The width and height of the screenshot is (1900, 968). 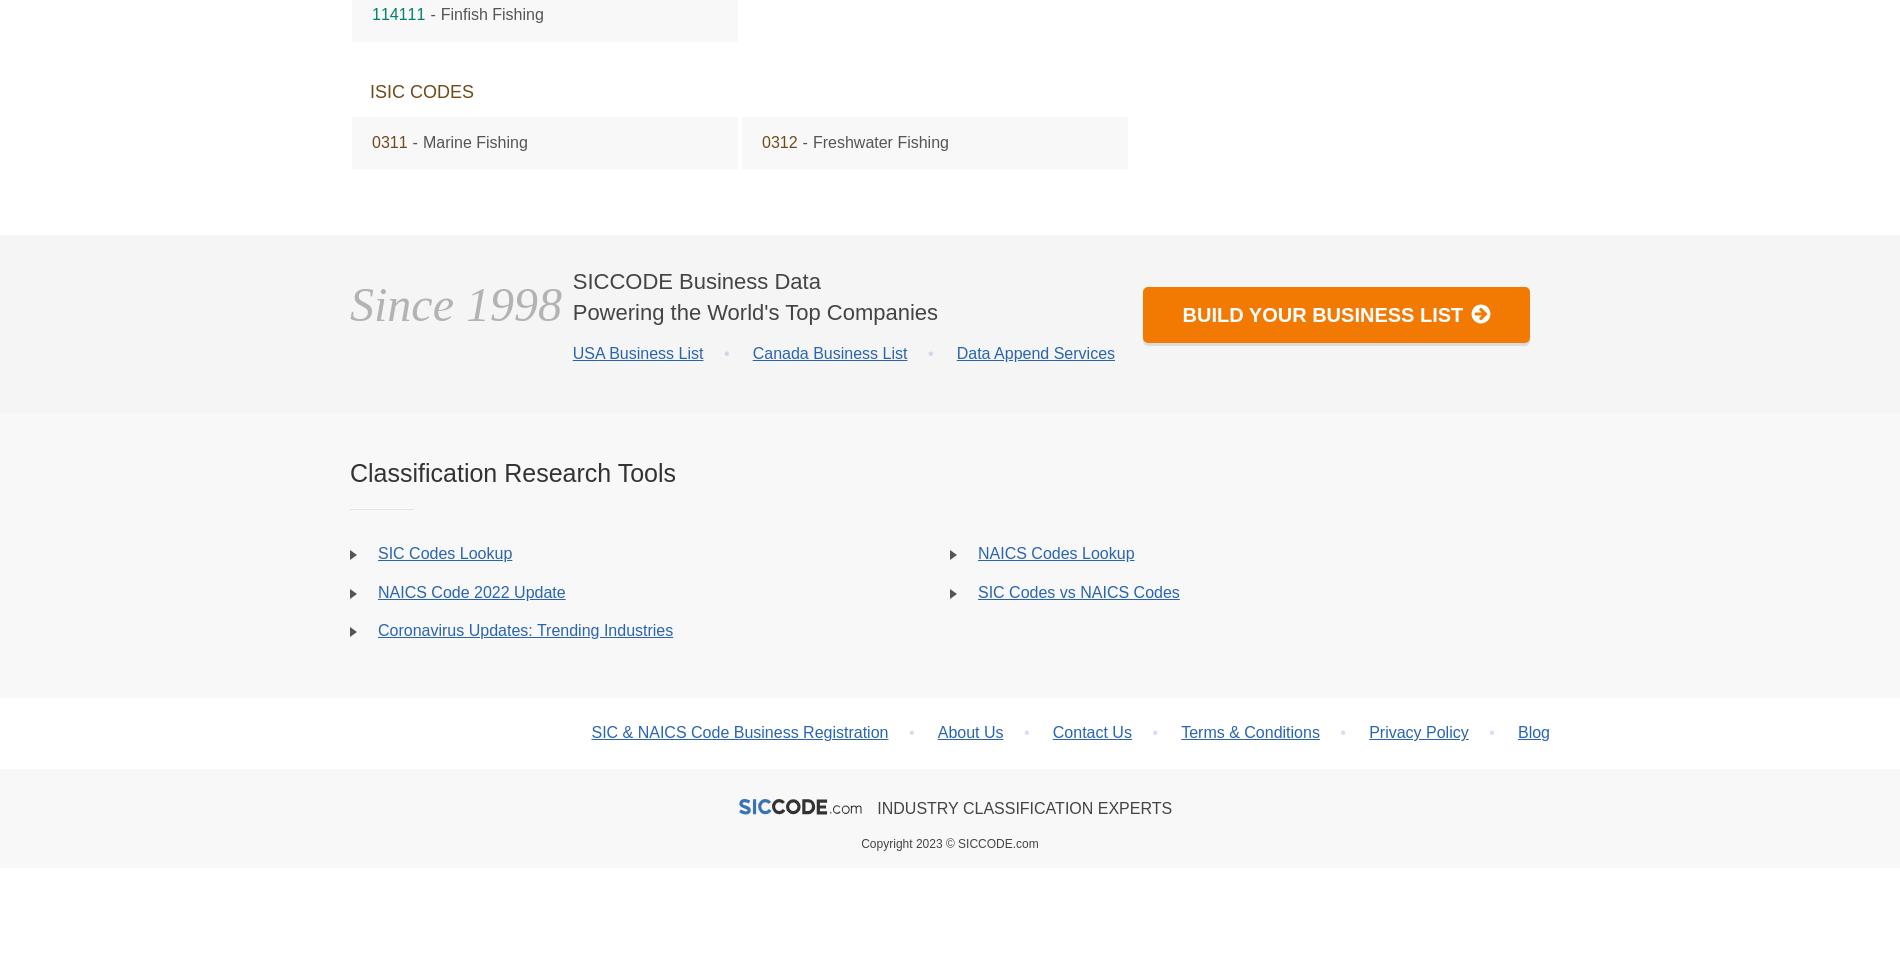 What do you see at coordinates (1533, 732) in the screenshot?
I see `'Blog'` at bounding box center [1533, 732].